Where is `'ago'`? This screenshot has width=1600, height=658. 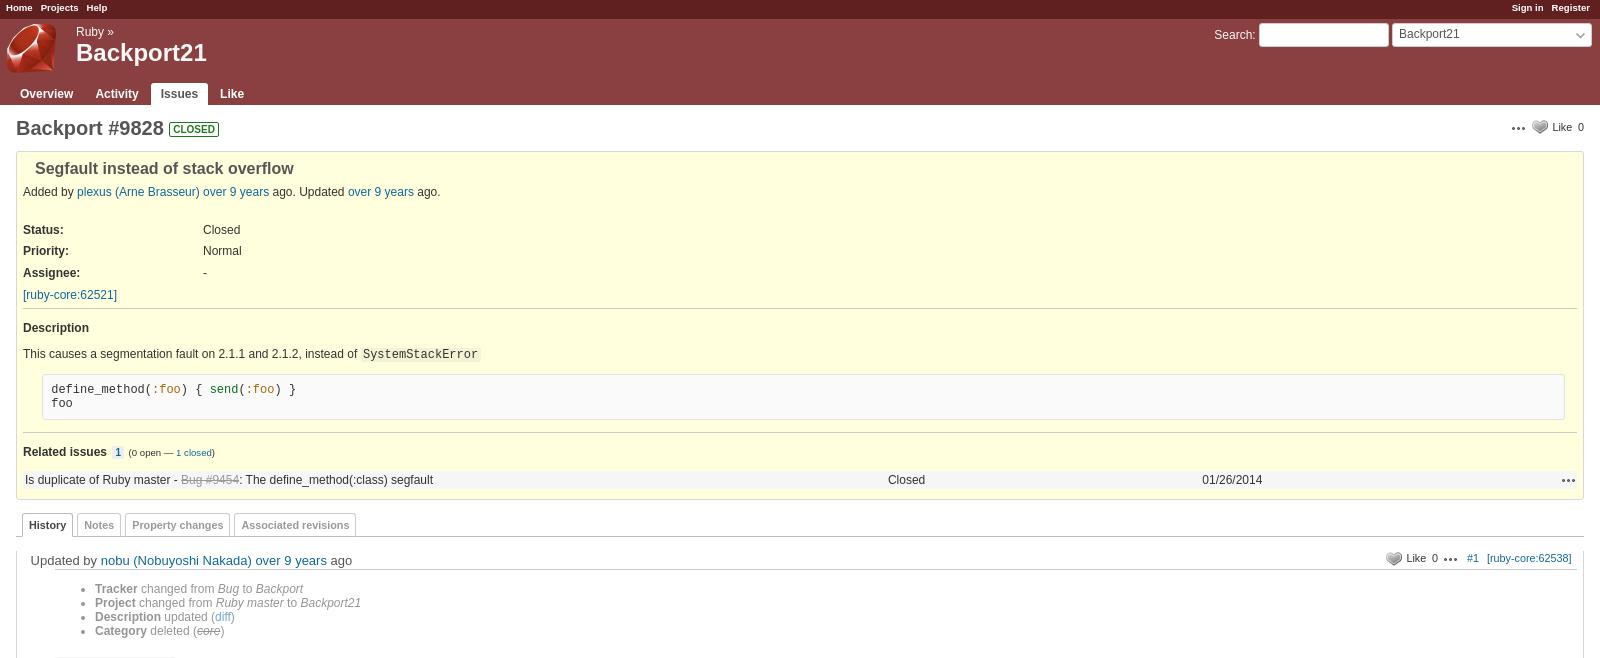 'ago' is located at coordinates (339, 559).